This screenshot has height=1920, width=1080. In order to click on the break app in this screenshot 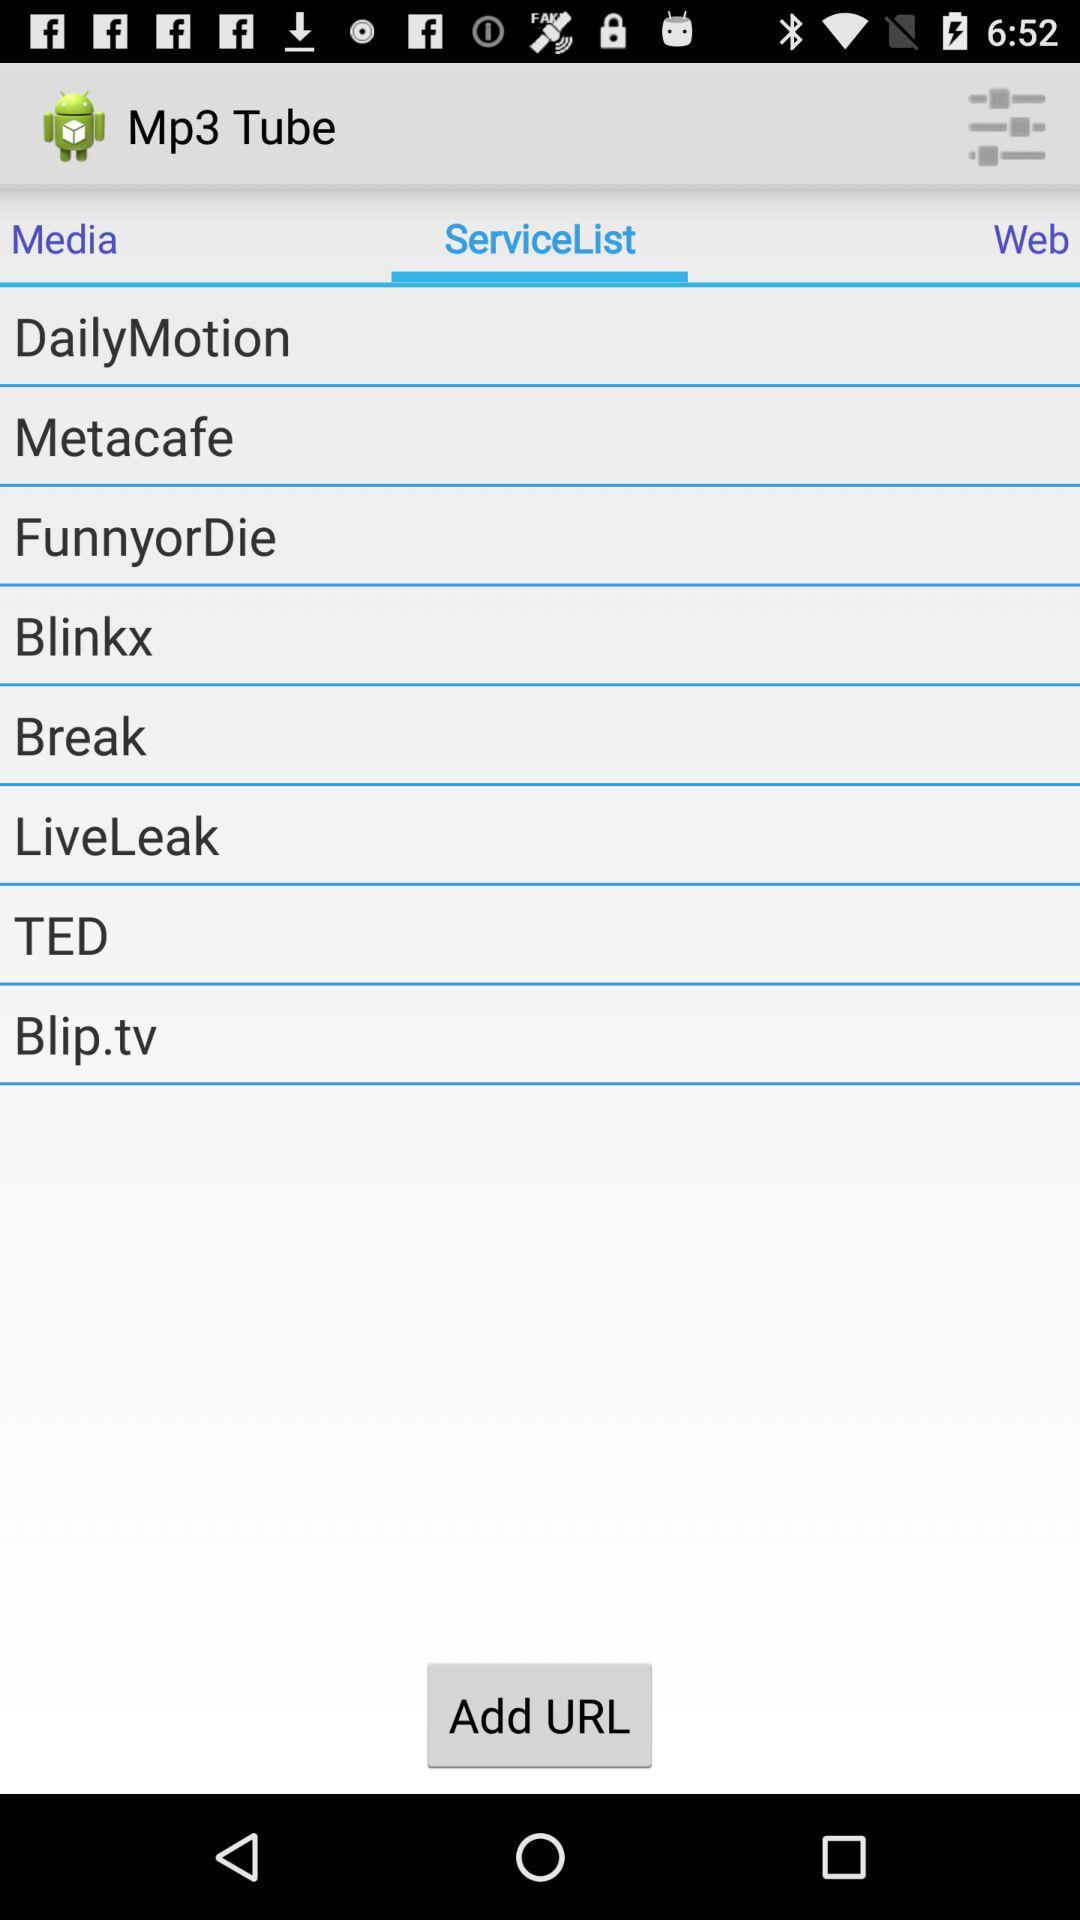, I will do `click(546, 733)`.